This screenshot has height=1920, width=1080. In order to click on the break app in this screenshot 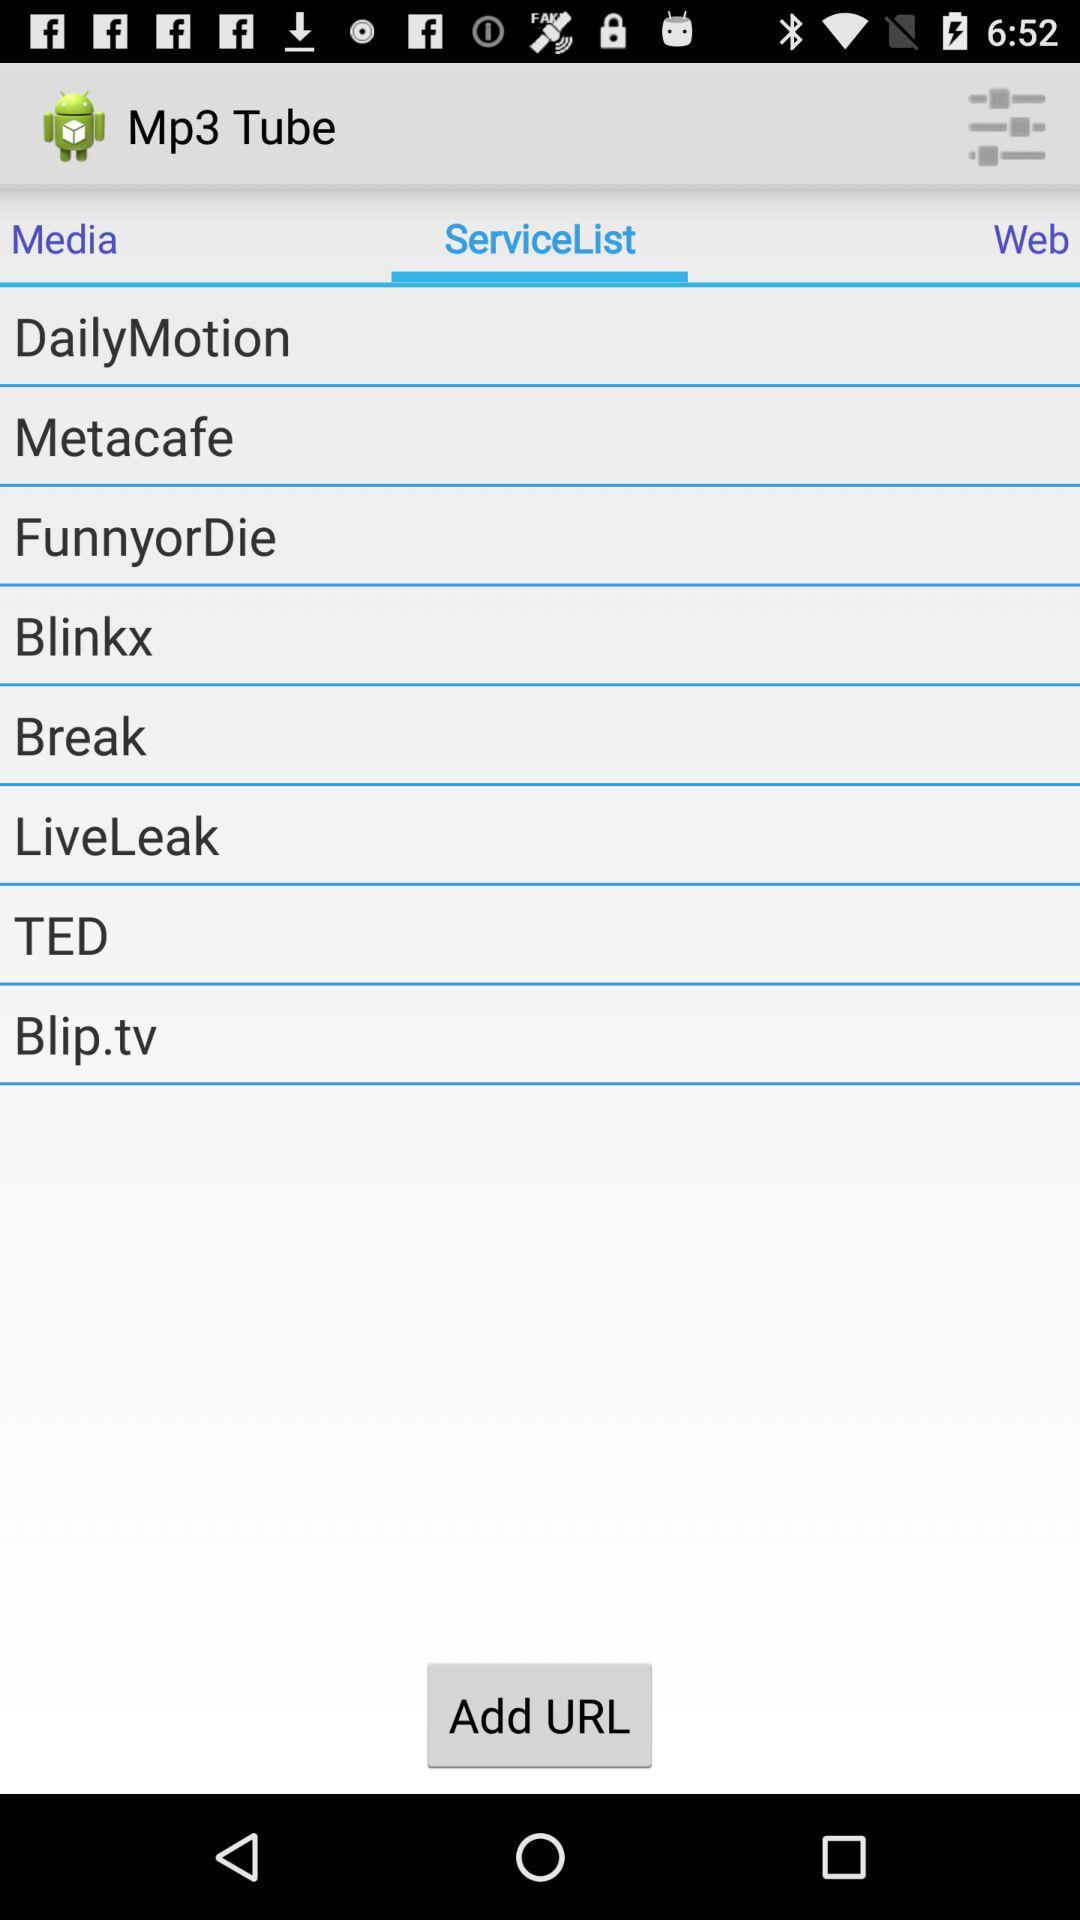, I will do `click(546, 733)`.